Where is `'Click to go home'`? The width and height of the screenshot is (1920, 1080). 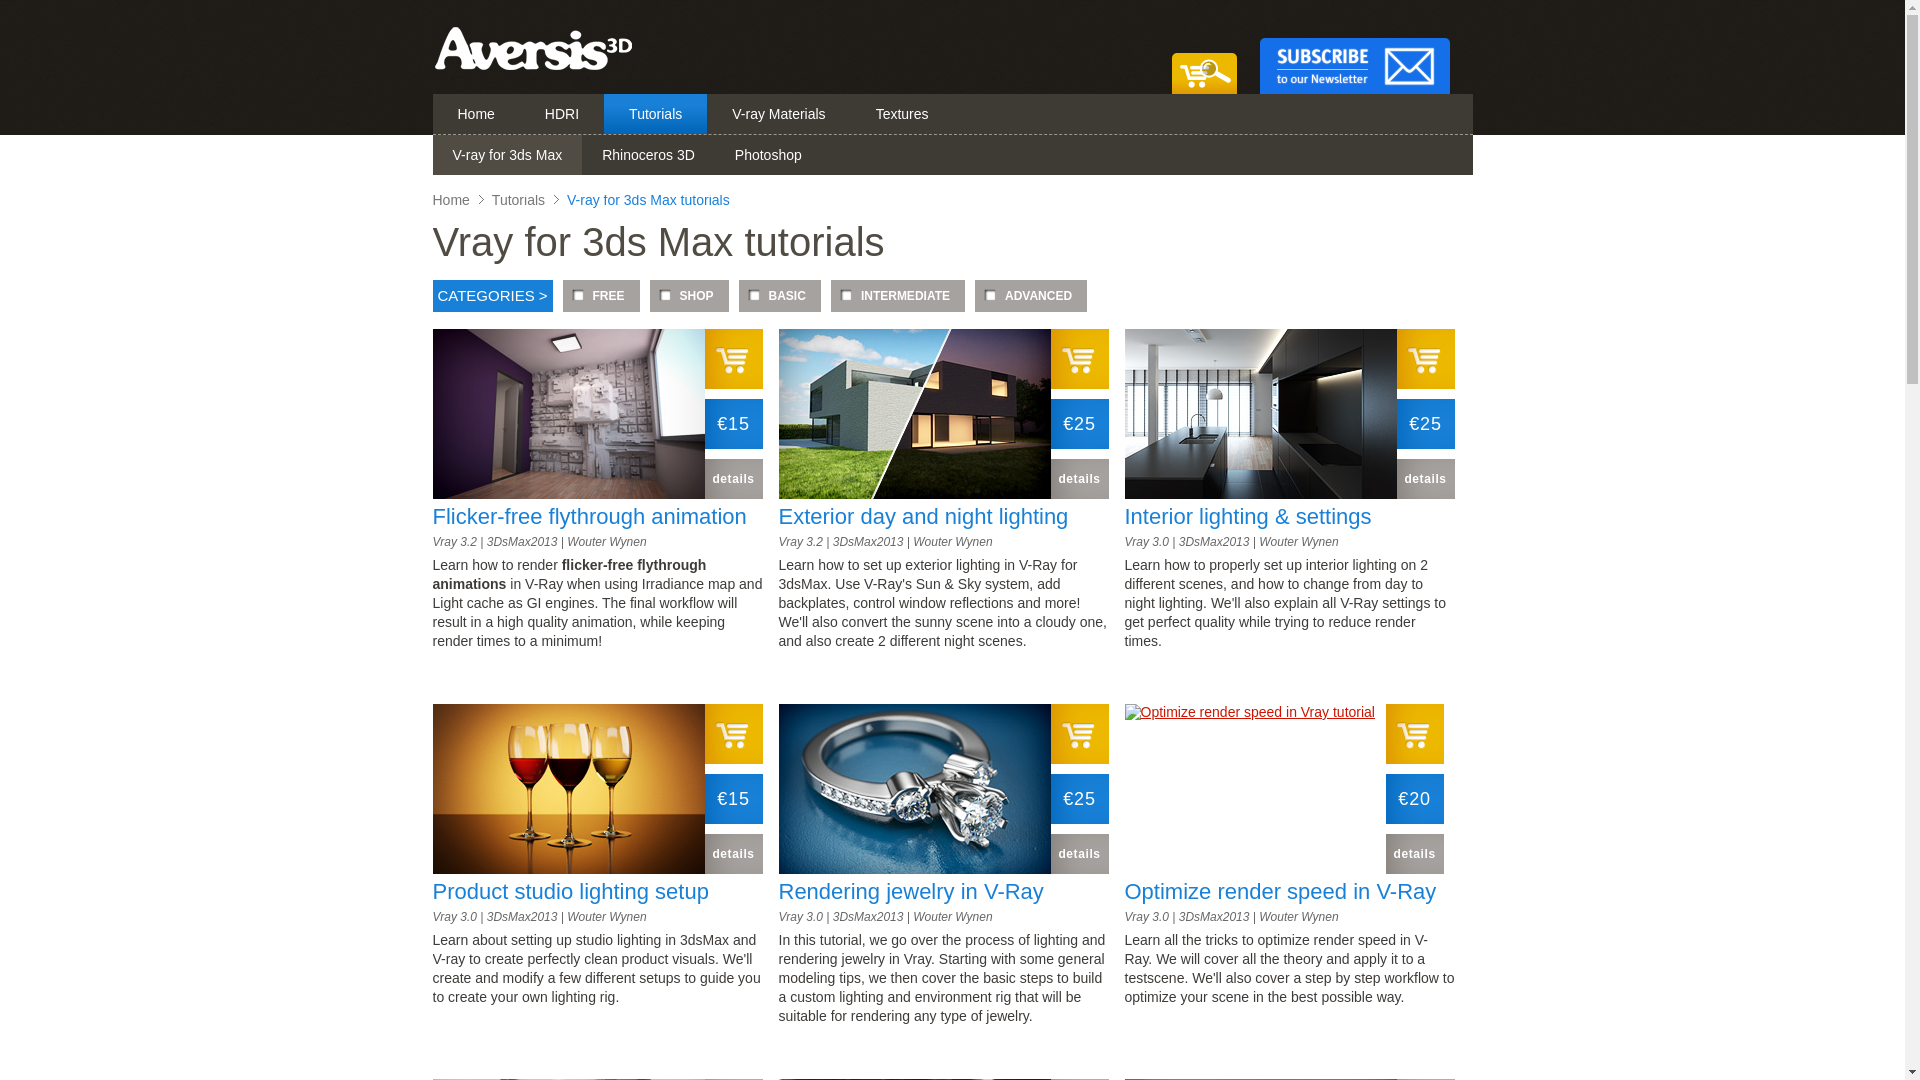
'Click to go home' is located at coordinates (431, 68).